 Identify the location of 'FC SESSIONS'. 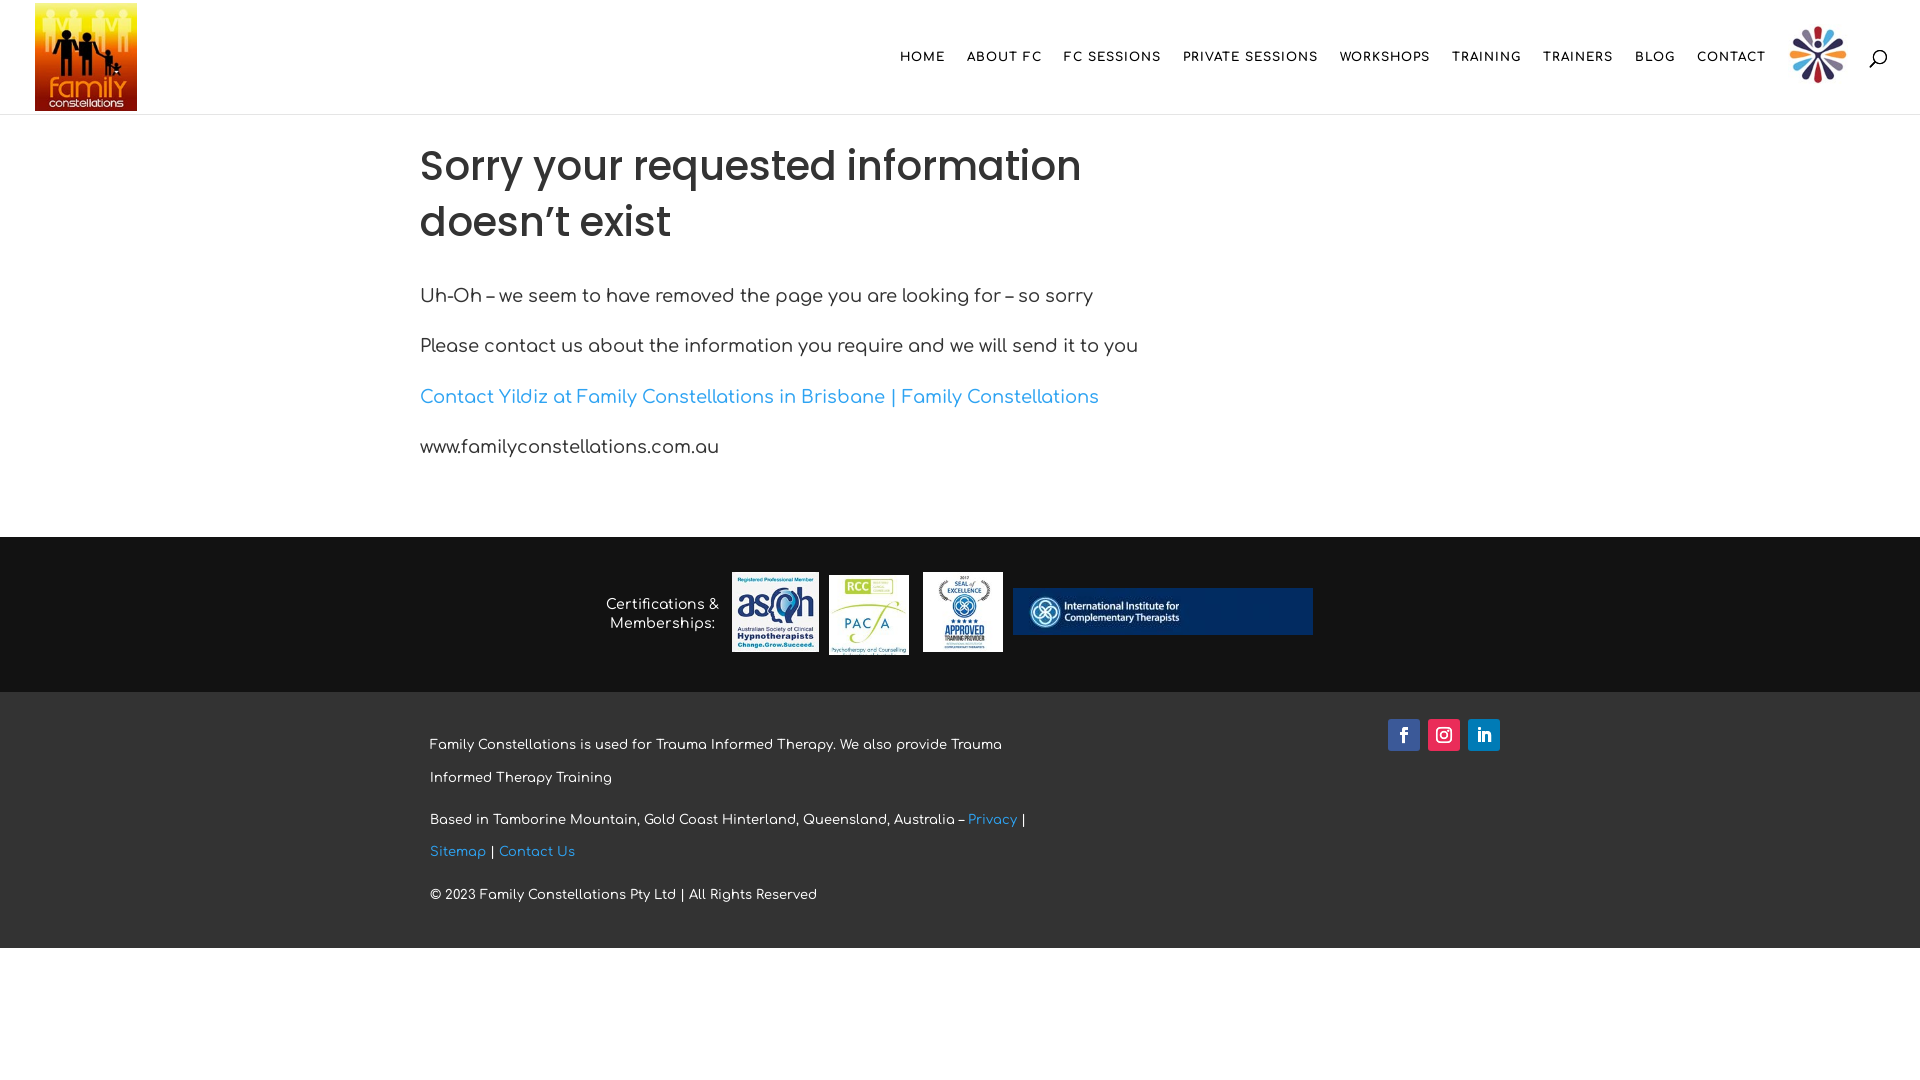
(1111, 80).